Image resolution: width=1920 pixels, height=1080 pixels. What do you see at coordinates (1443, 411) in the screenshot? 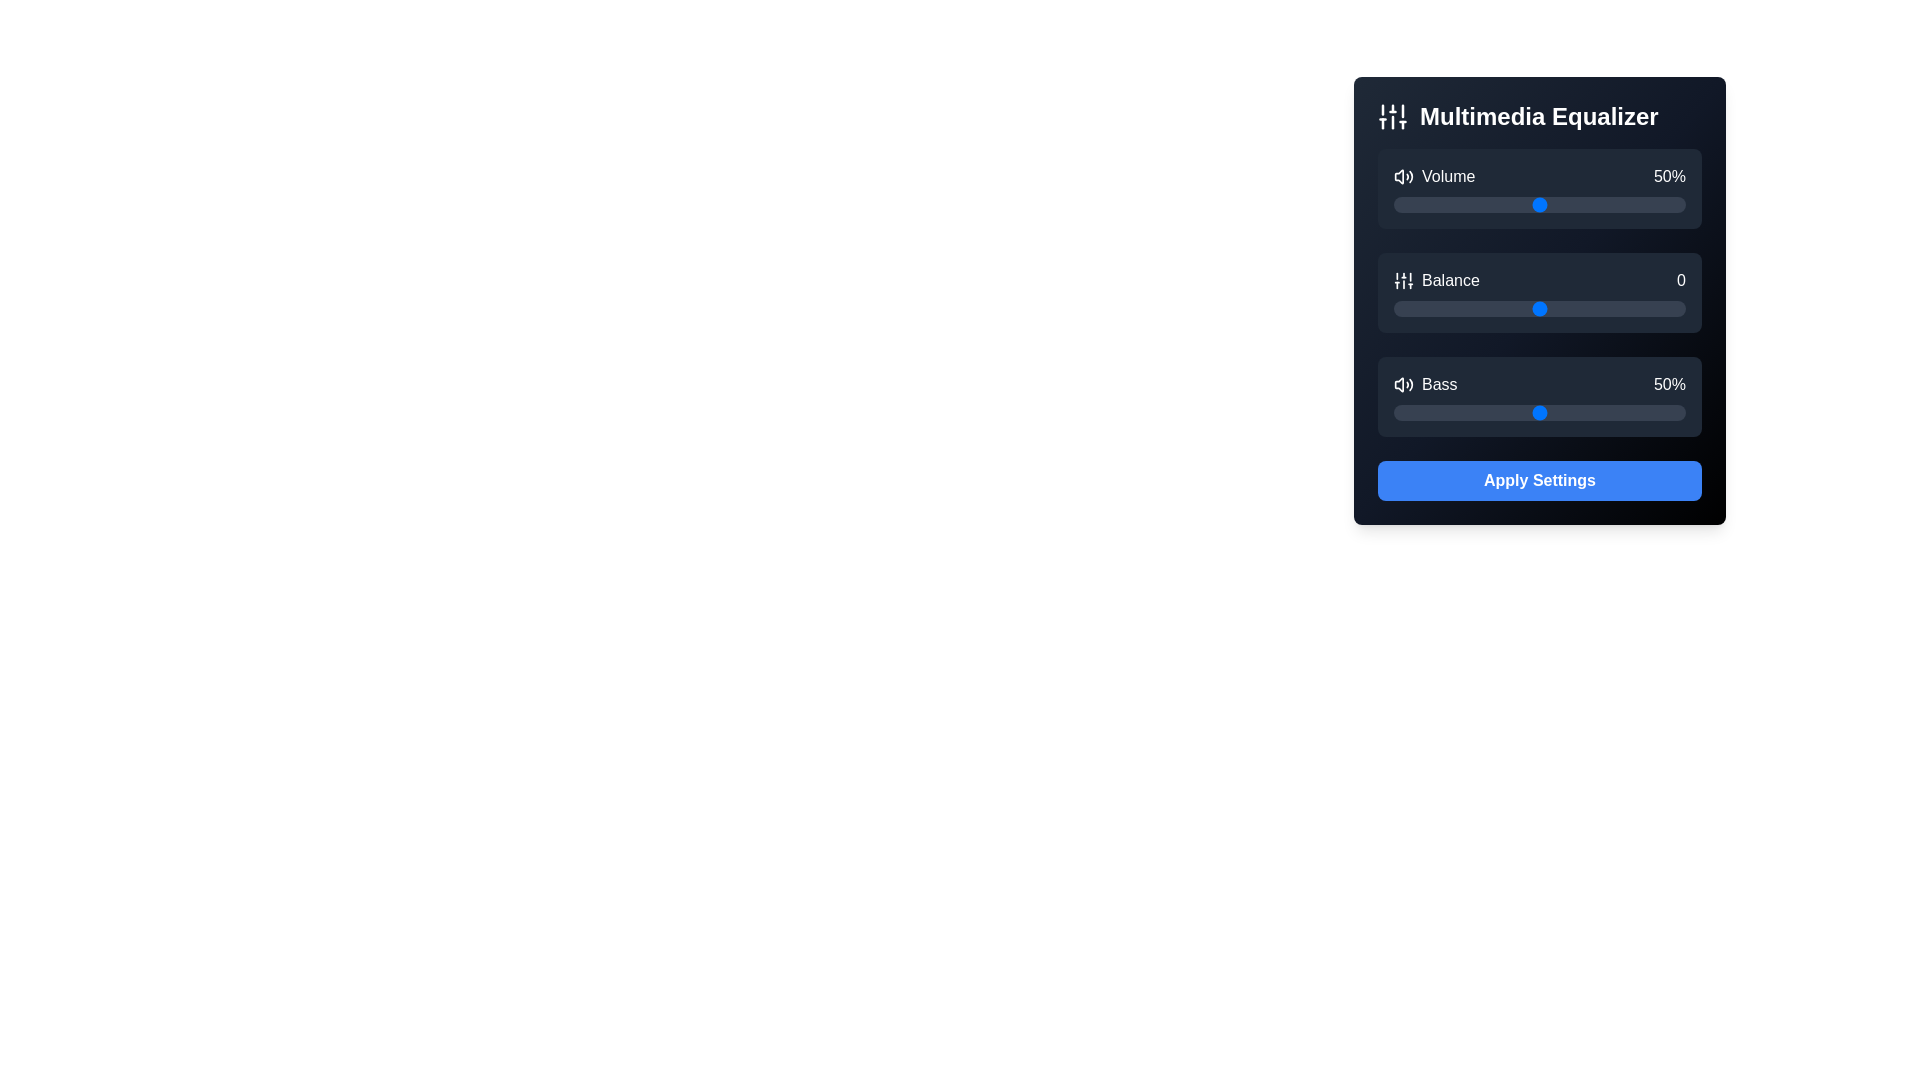
I see `the bass level` at bounding box center [1443, 411].